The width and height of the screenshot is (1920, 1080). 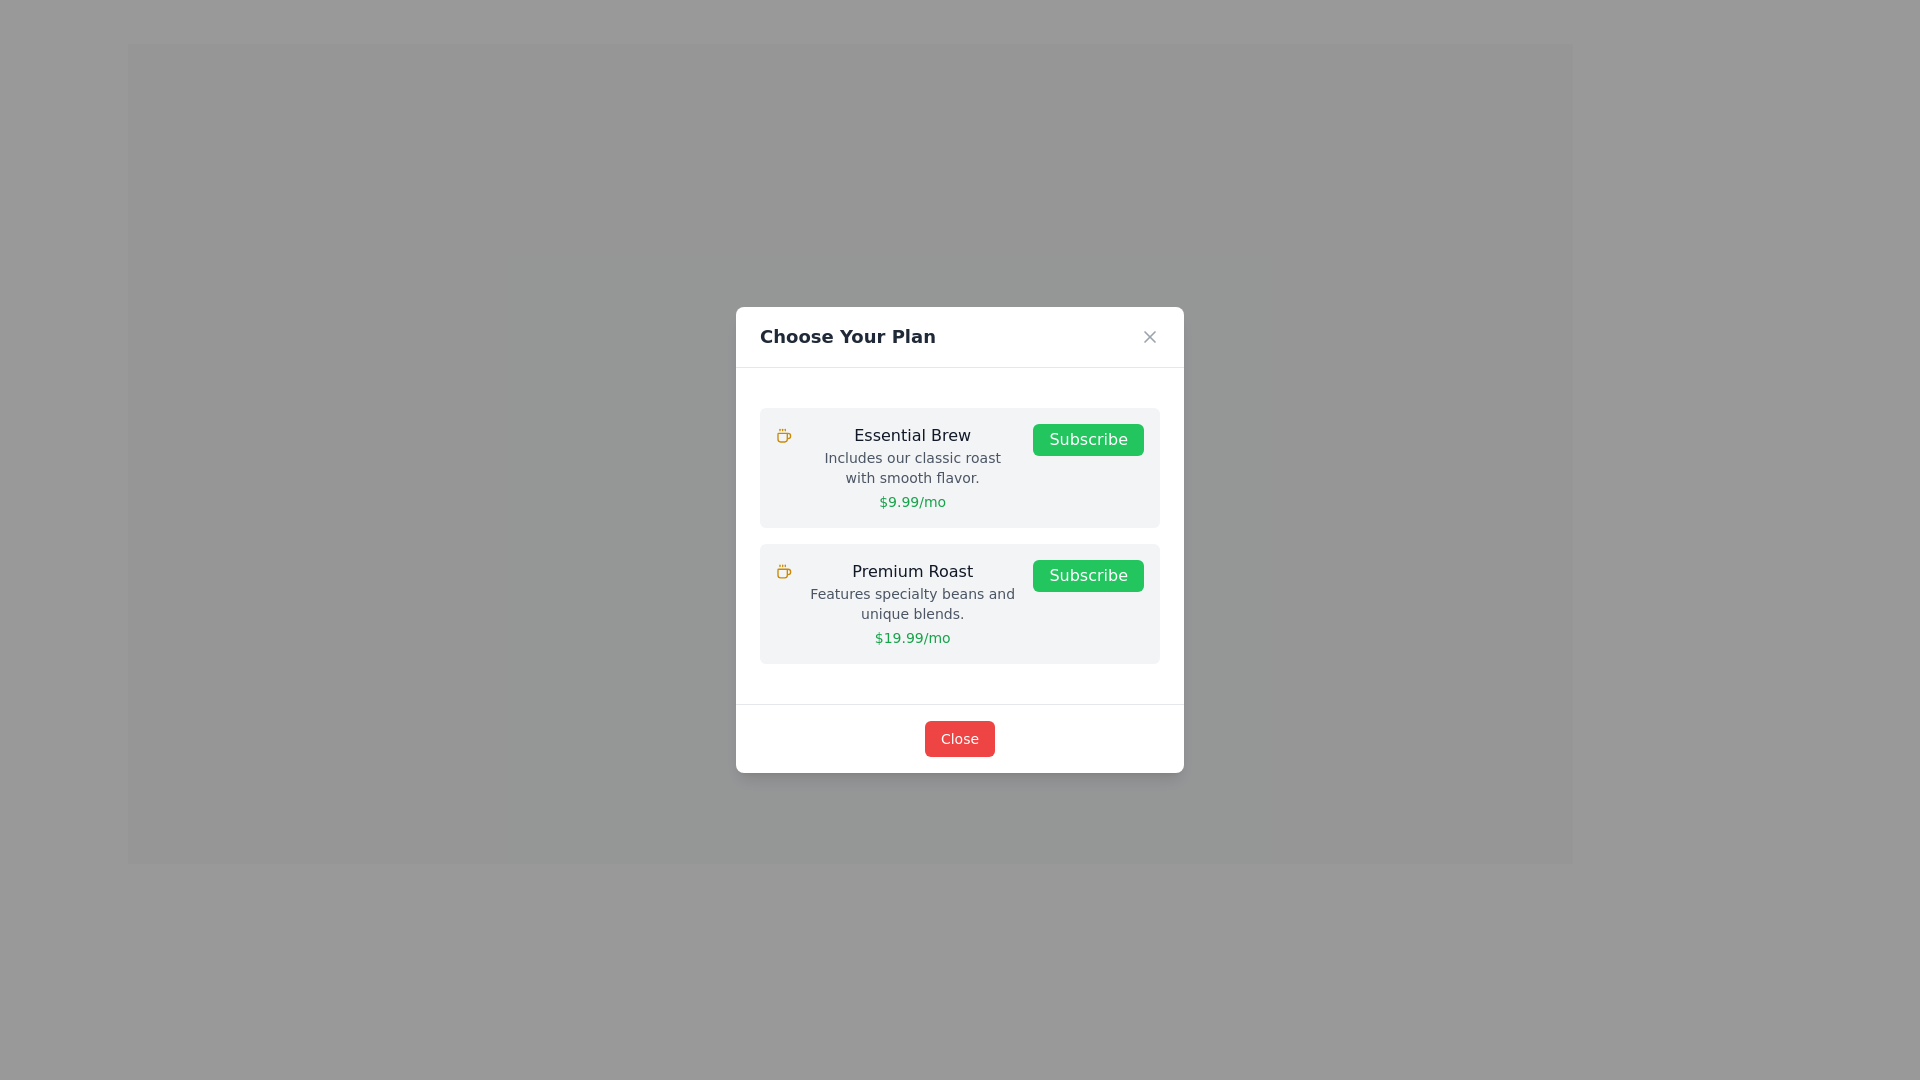 What do you see at coordinates (911, 467) in the screenshot?
I see `information displayed in the Text block that provides details about a subscription plan, including its name, description, and monthly cost` at bounding box center [911, 467].